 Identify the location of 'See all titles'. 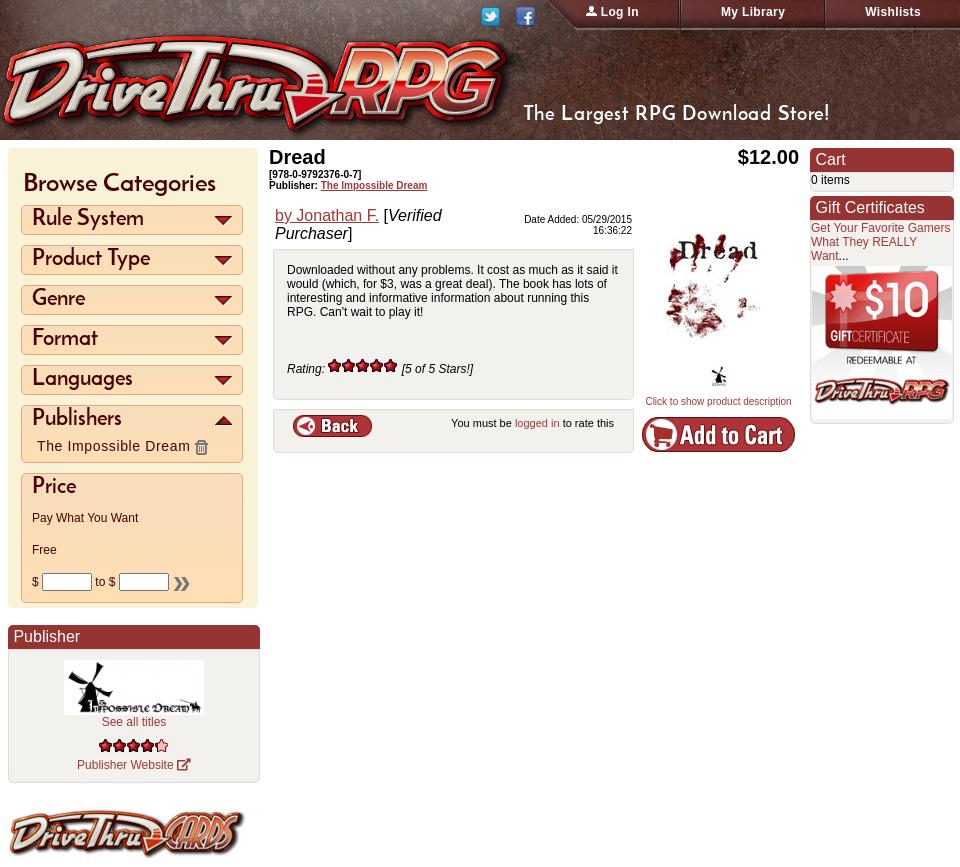
(100, 721).